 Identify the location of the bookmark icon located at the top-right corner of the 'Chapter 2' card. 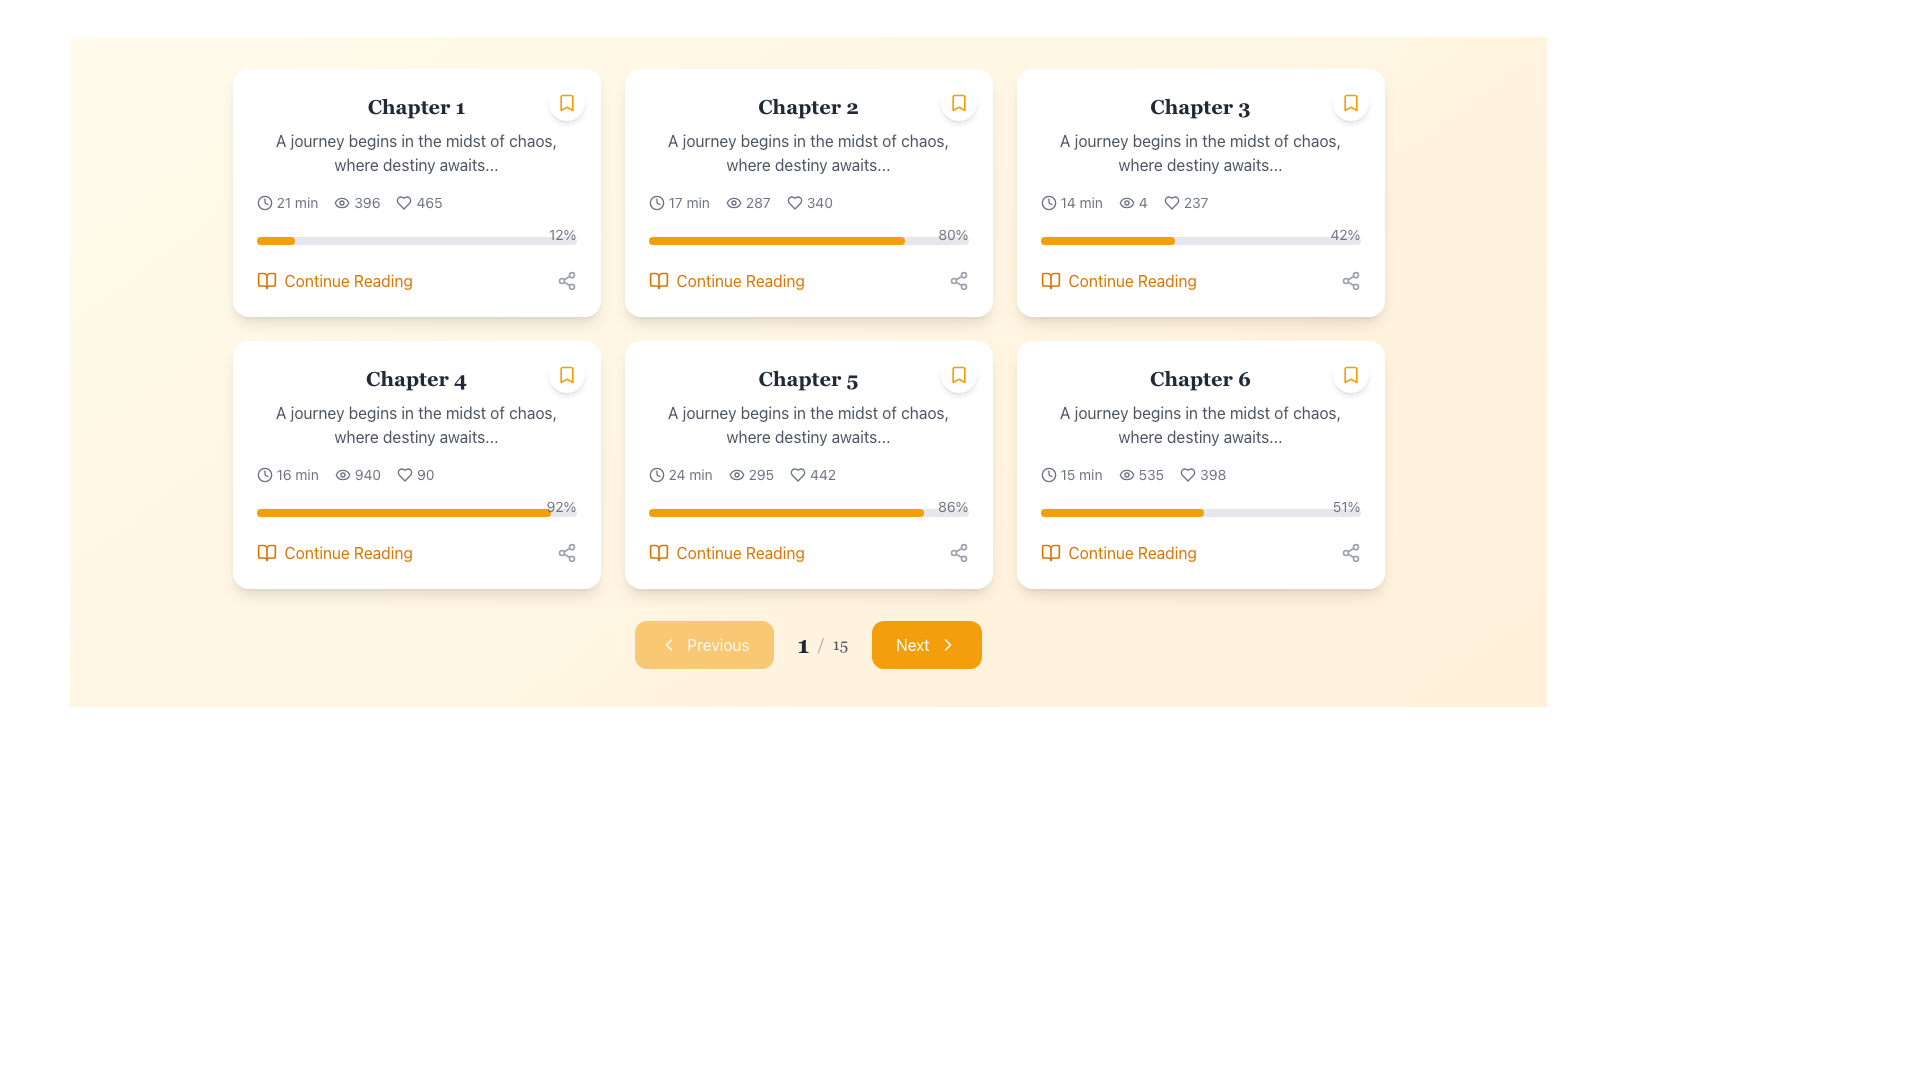
(957, 103).